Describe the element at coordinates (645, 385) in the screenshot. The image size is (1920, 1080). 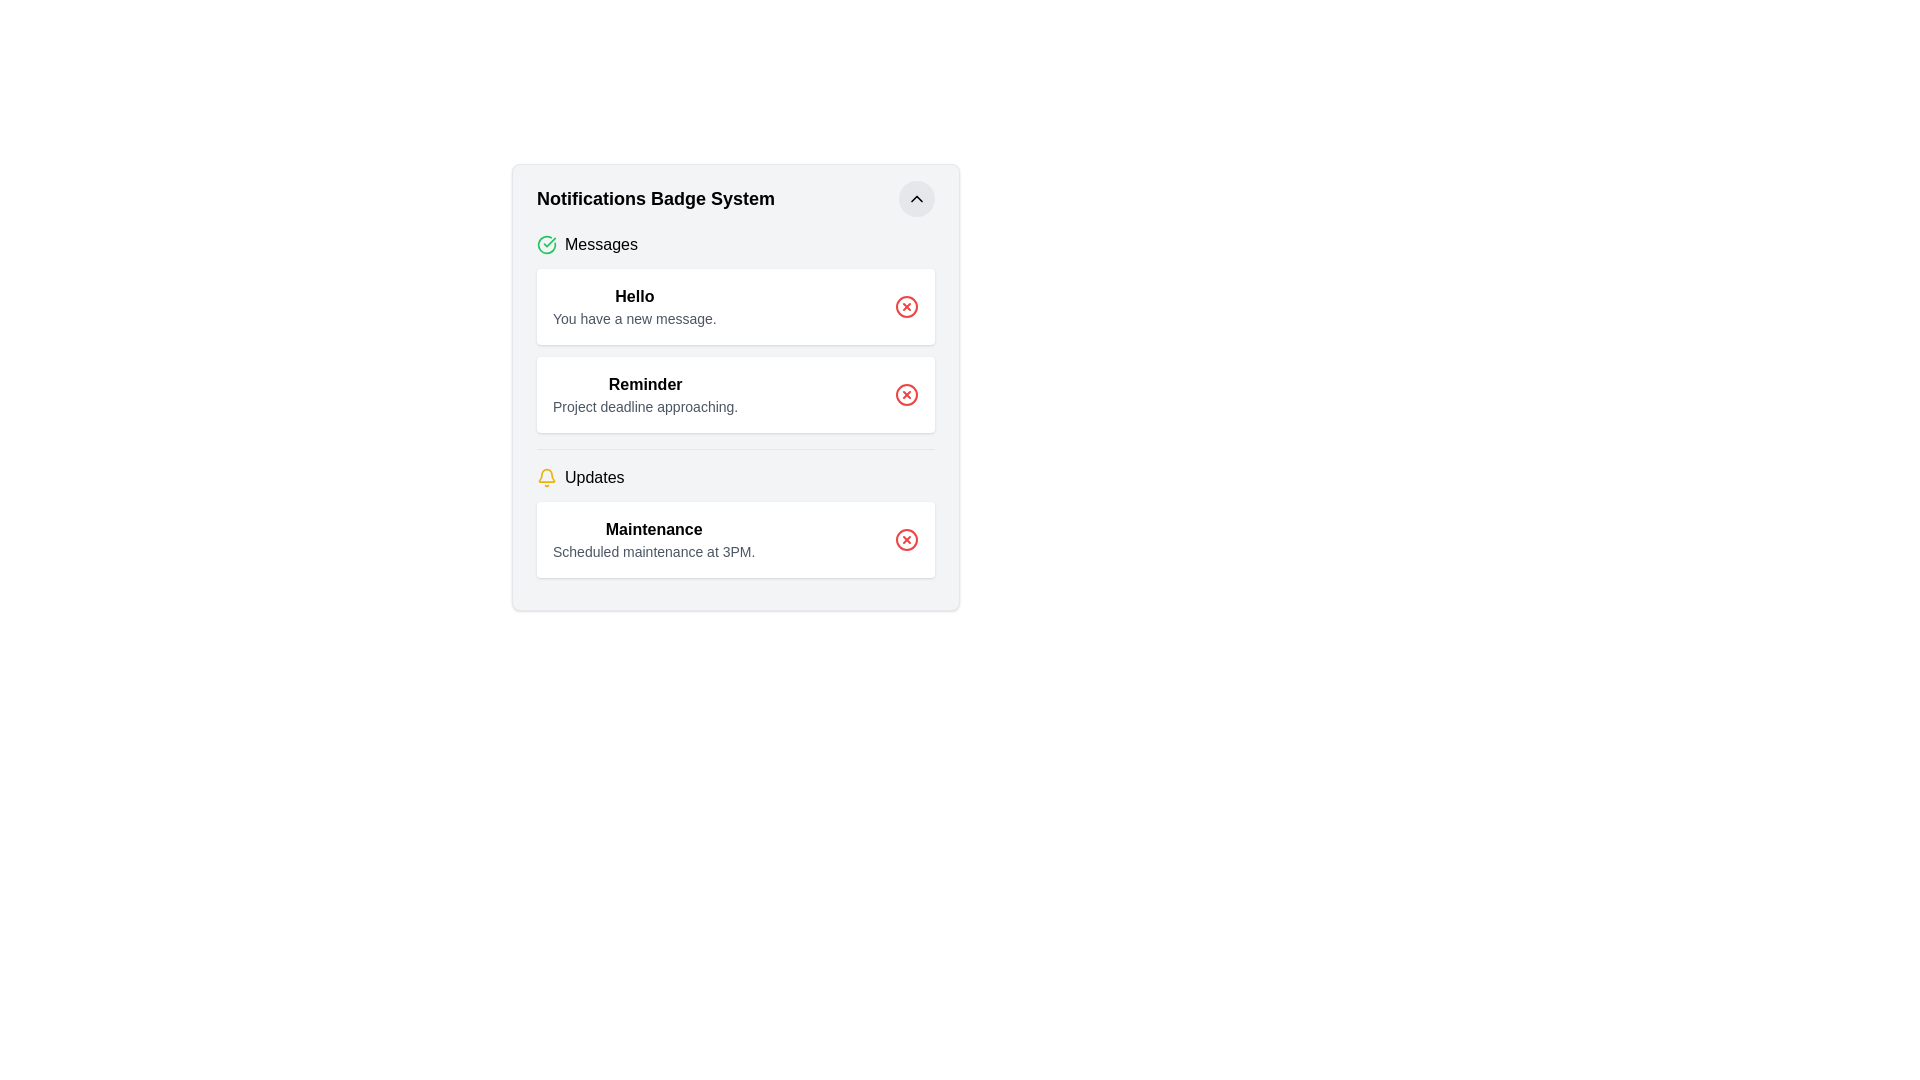
I see `the bolded black text label 'Reminder' which is the header of a notification block in the 'Messages' section of the 'Notifications Badge System' panel` at that location.